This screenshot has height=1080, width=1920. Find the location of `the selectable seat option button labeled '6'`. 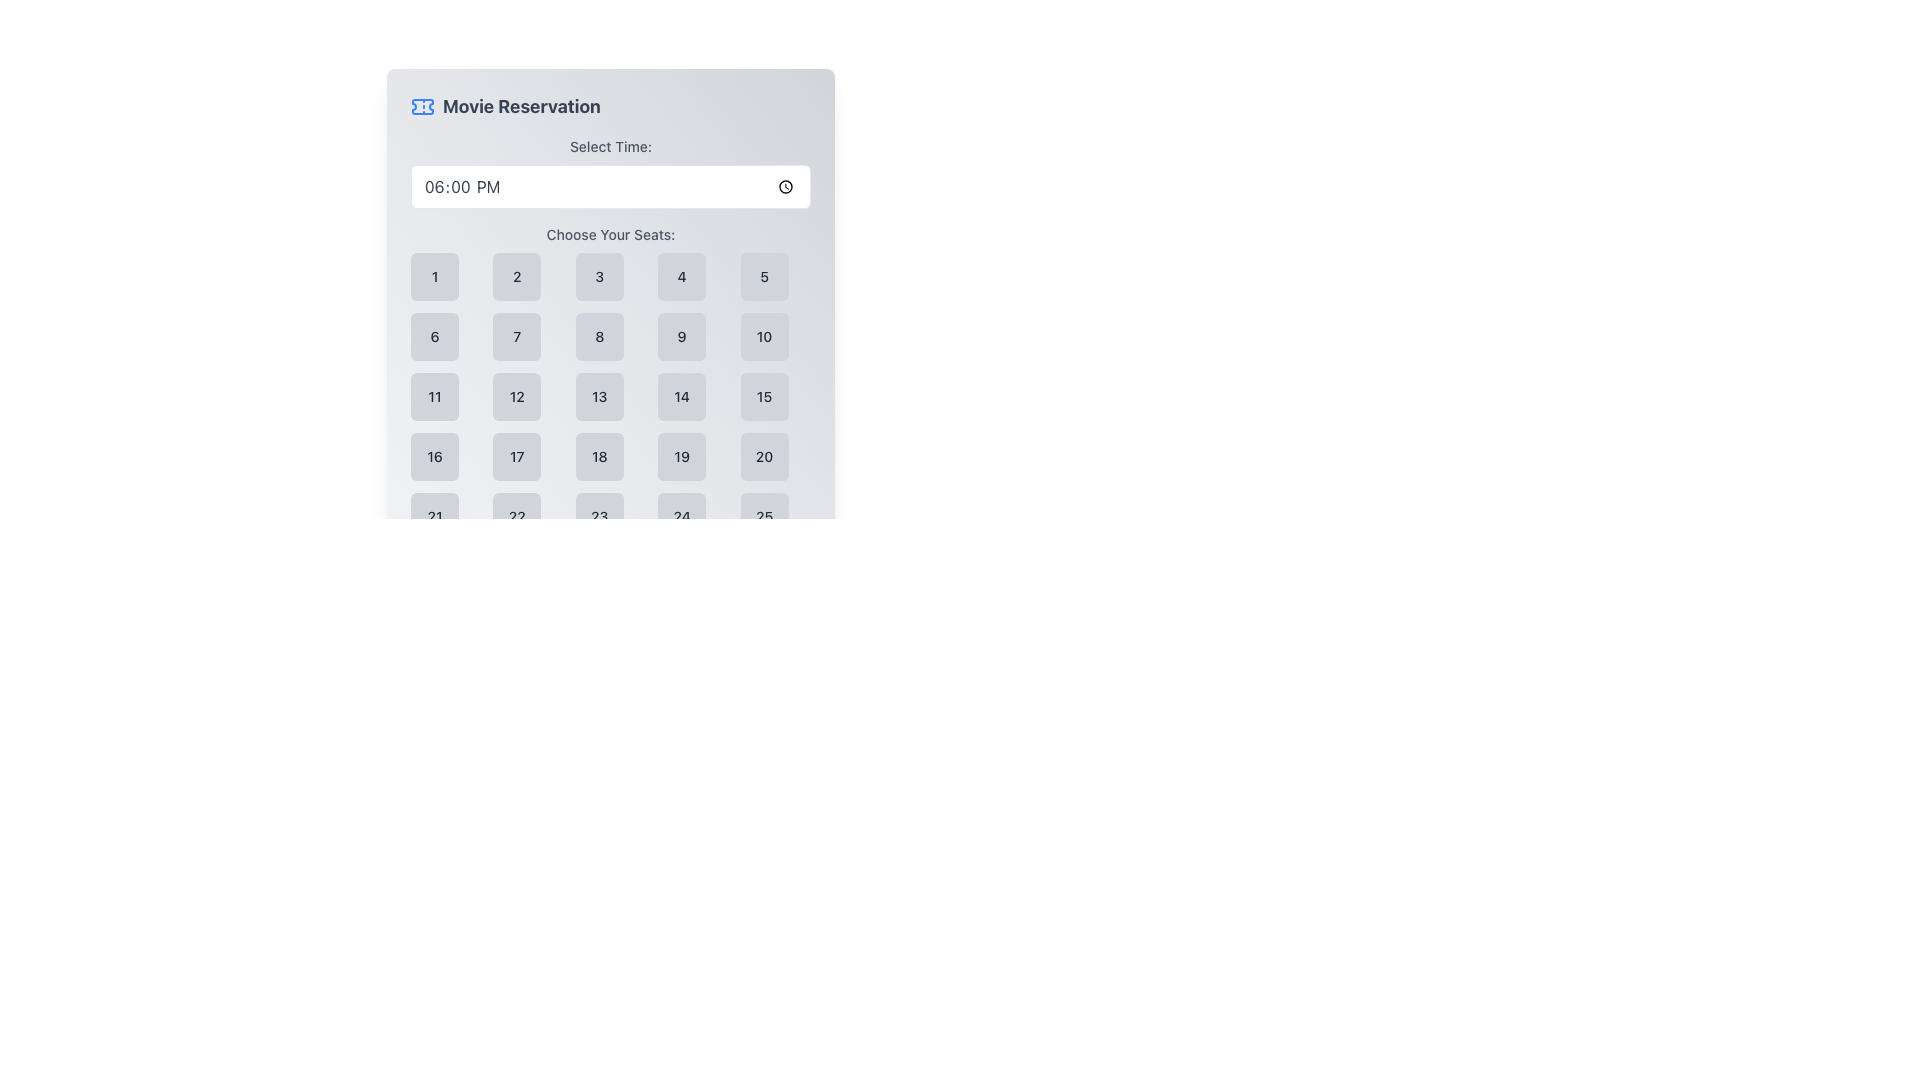

the selectable seat option button labeled '6' is located at coordinates (434, 335).